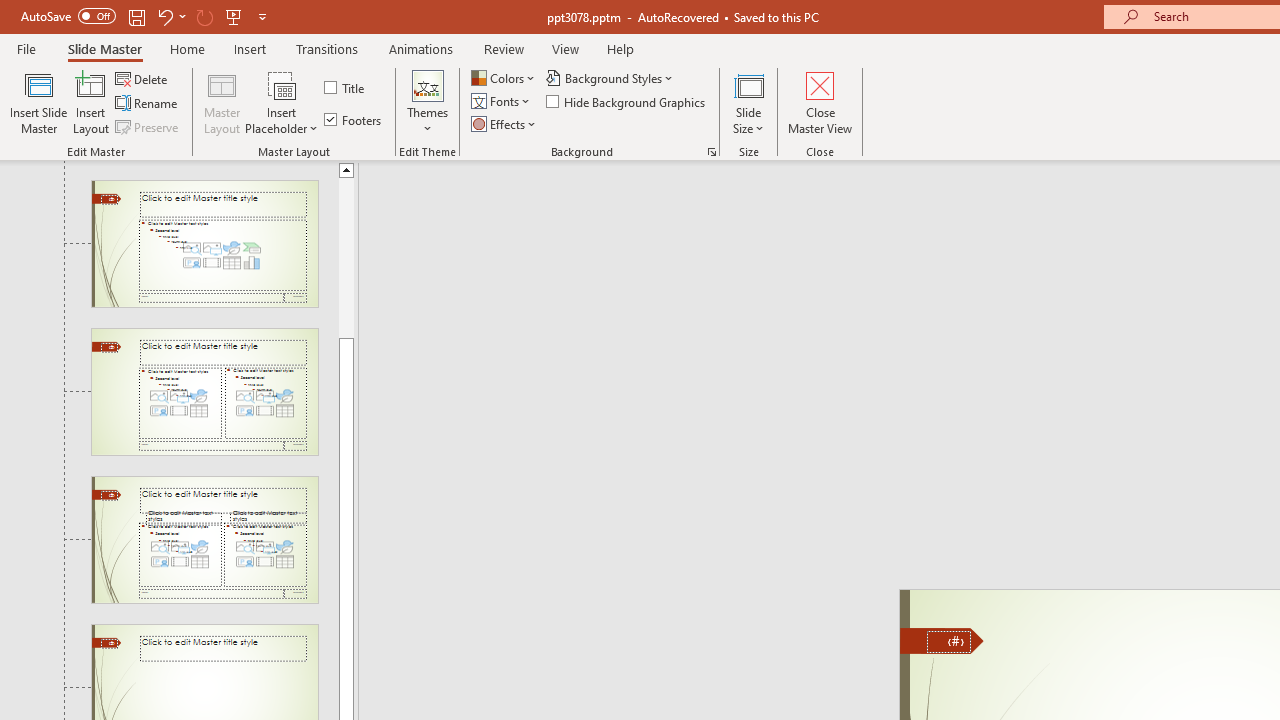 This screenshot has width=1280, height=720. I want to click on 'Footers', so click(354, 119).